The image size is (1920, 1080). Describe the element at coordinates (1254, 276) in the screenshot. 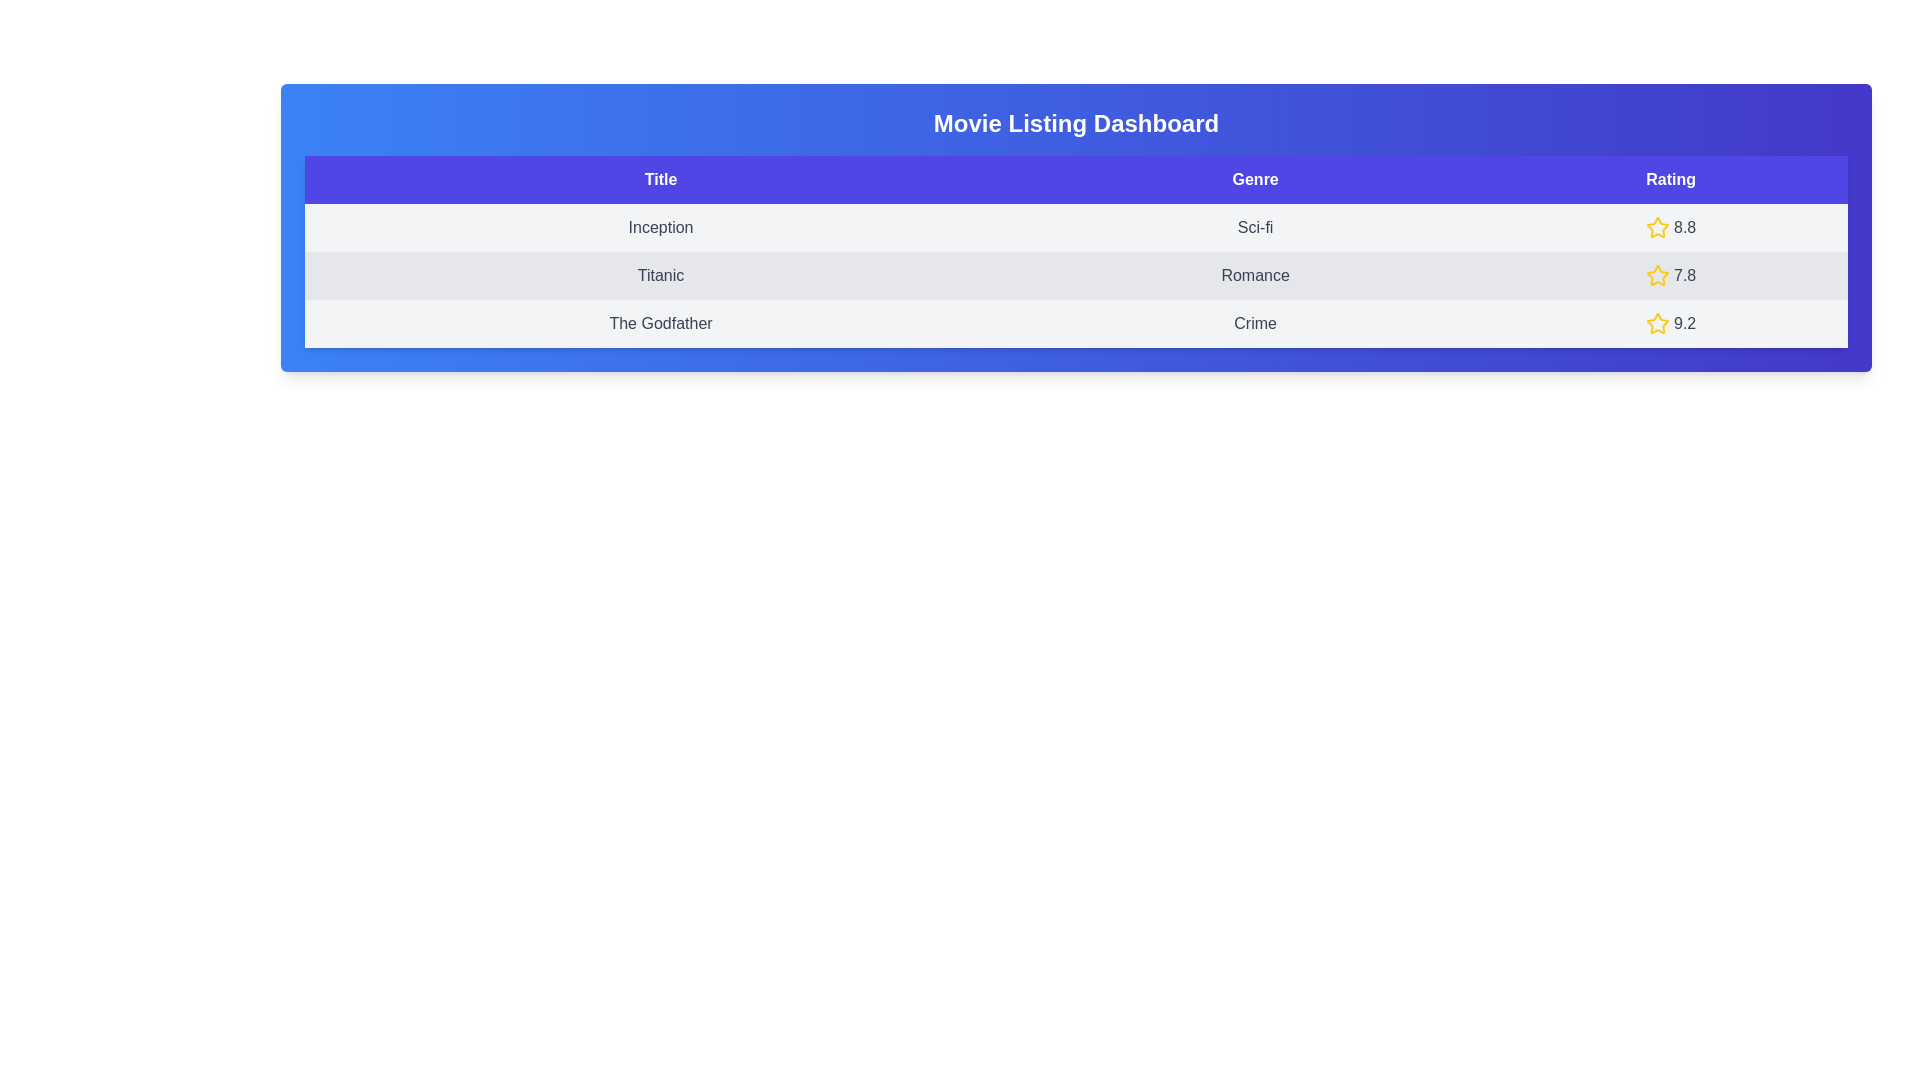

I see `text of the 'Romance' label located in the second row of the table under the 'Genre' column, between 'Titanic' and the rating '7.8'` at that location.